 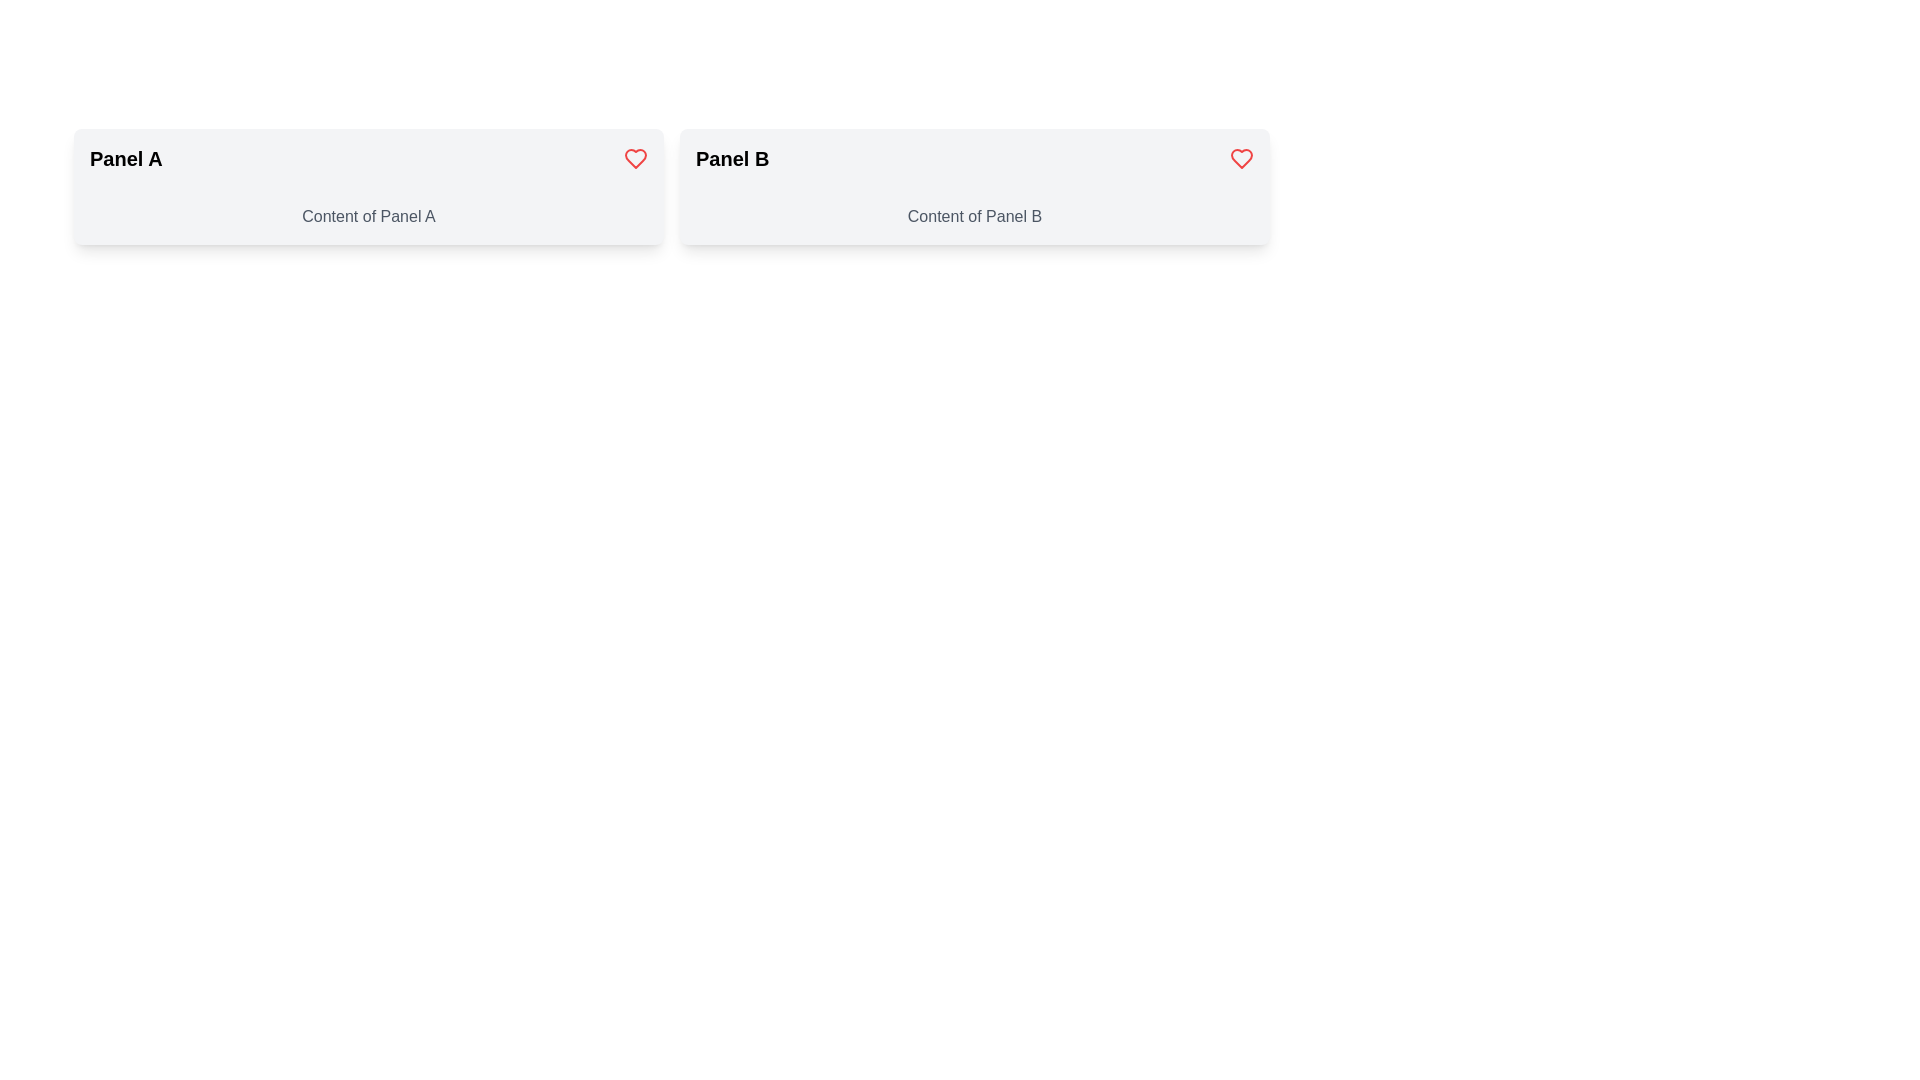 I want to click on text displayed in bold as 'Panel B', which is positioned at the left side of its panel header, so click(x=731, y=157).